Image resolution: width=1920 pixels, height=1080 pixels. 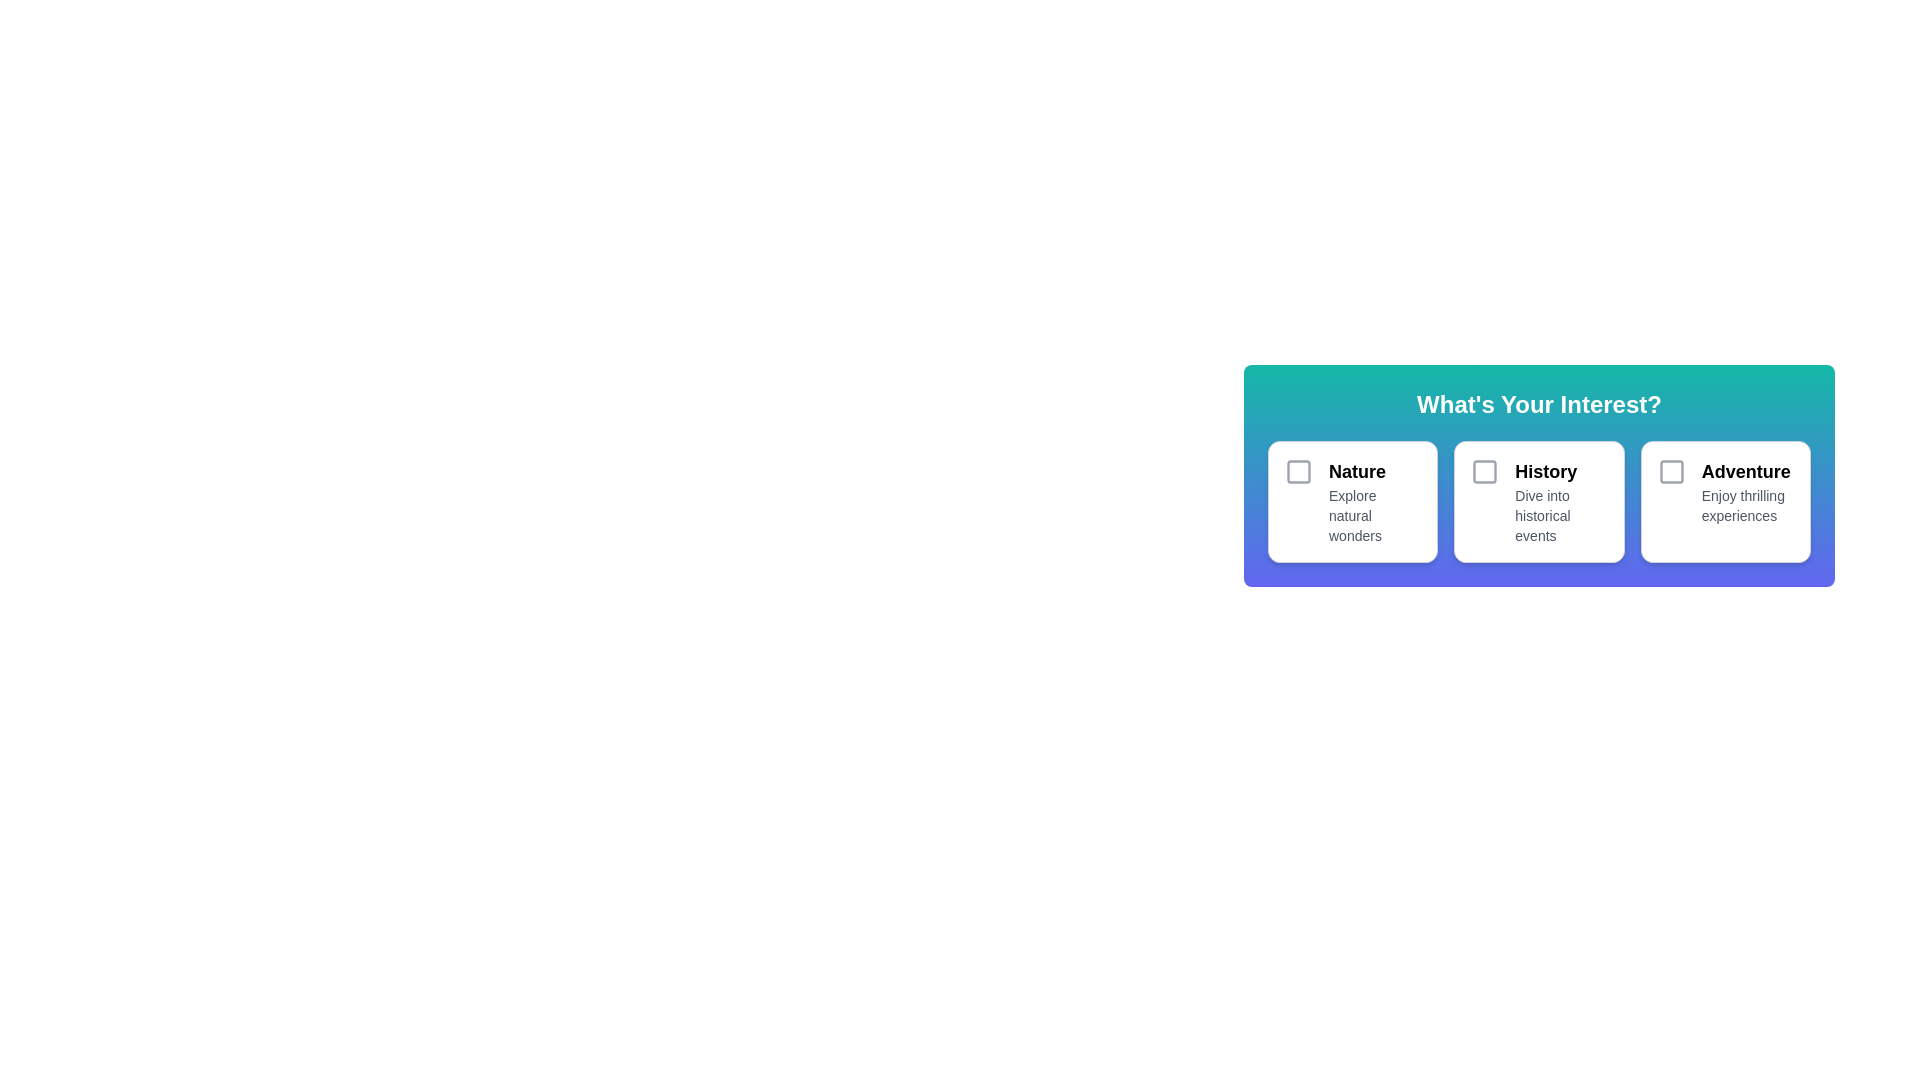 What do you see at coordinates (1671, 500) in the screenshot?
I see `the checkbox located within the 'Adventure' card` at bounding box center [1671, 500].